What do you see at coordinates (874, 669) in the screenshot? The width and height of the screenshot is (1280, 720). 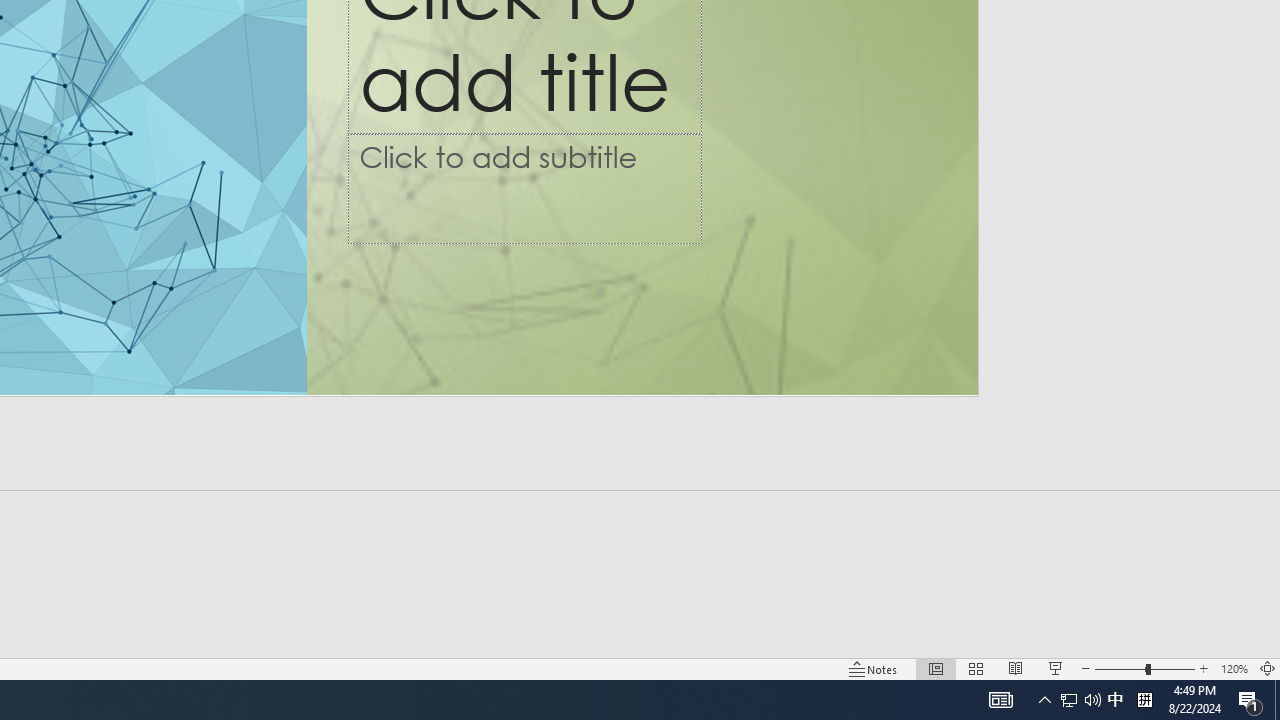 I see `'Notes '` at bounding box center [874, 669].